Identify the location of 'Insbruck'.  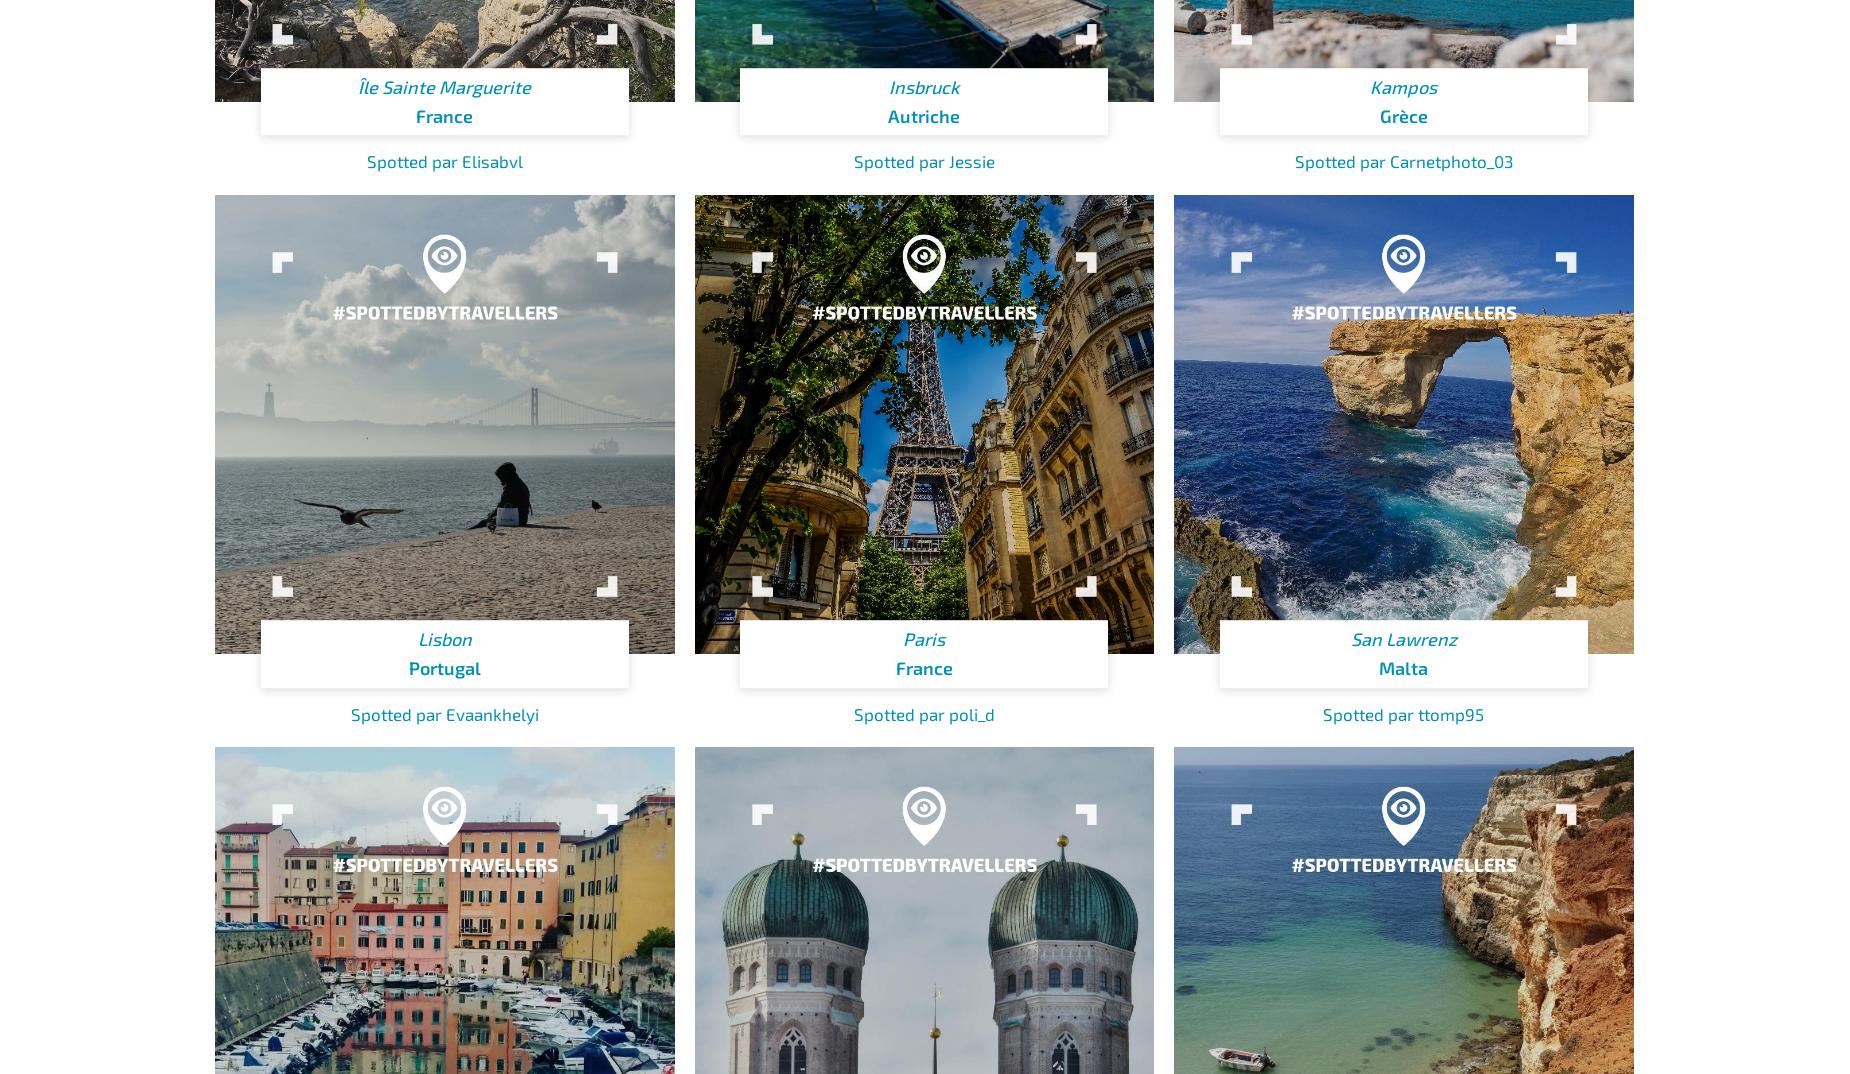
(888, 86).